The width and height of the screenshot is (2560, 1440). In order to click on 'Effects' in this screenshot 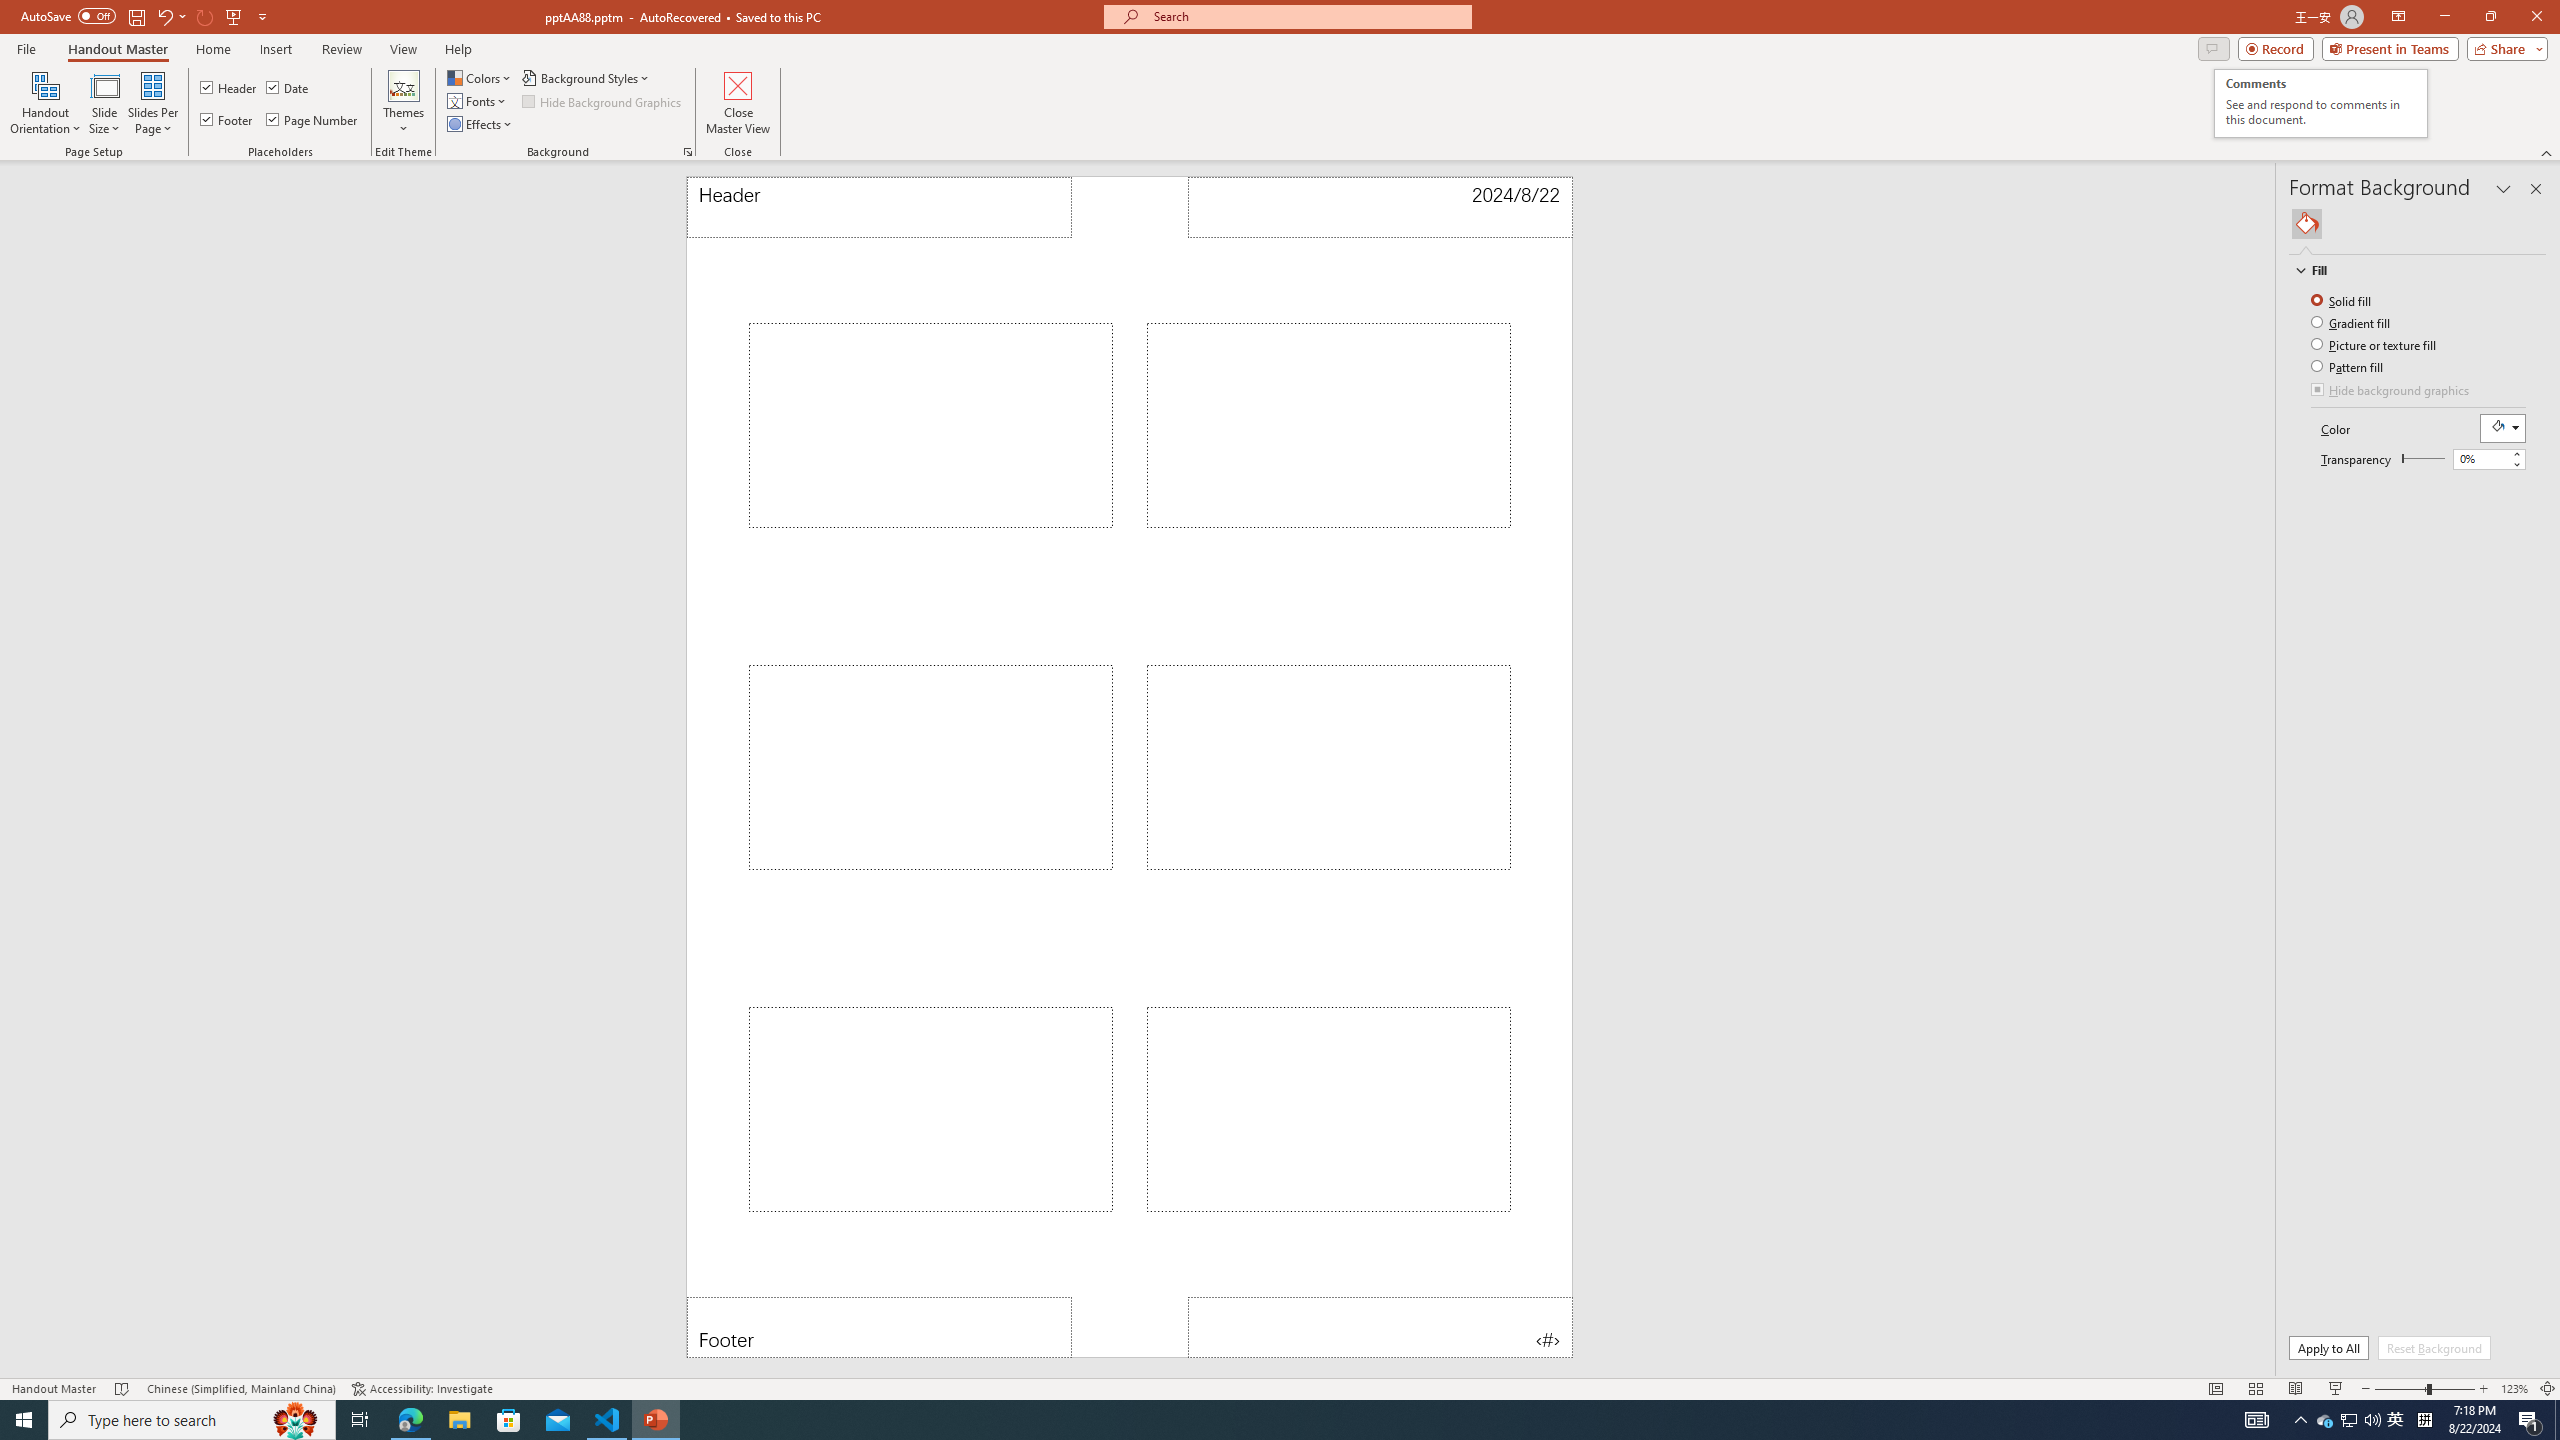, I will do `click(481, 122)`.